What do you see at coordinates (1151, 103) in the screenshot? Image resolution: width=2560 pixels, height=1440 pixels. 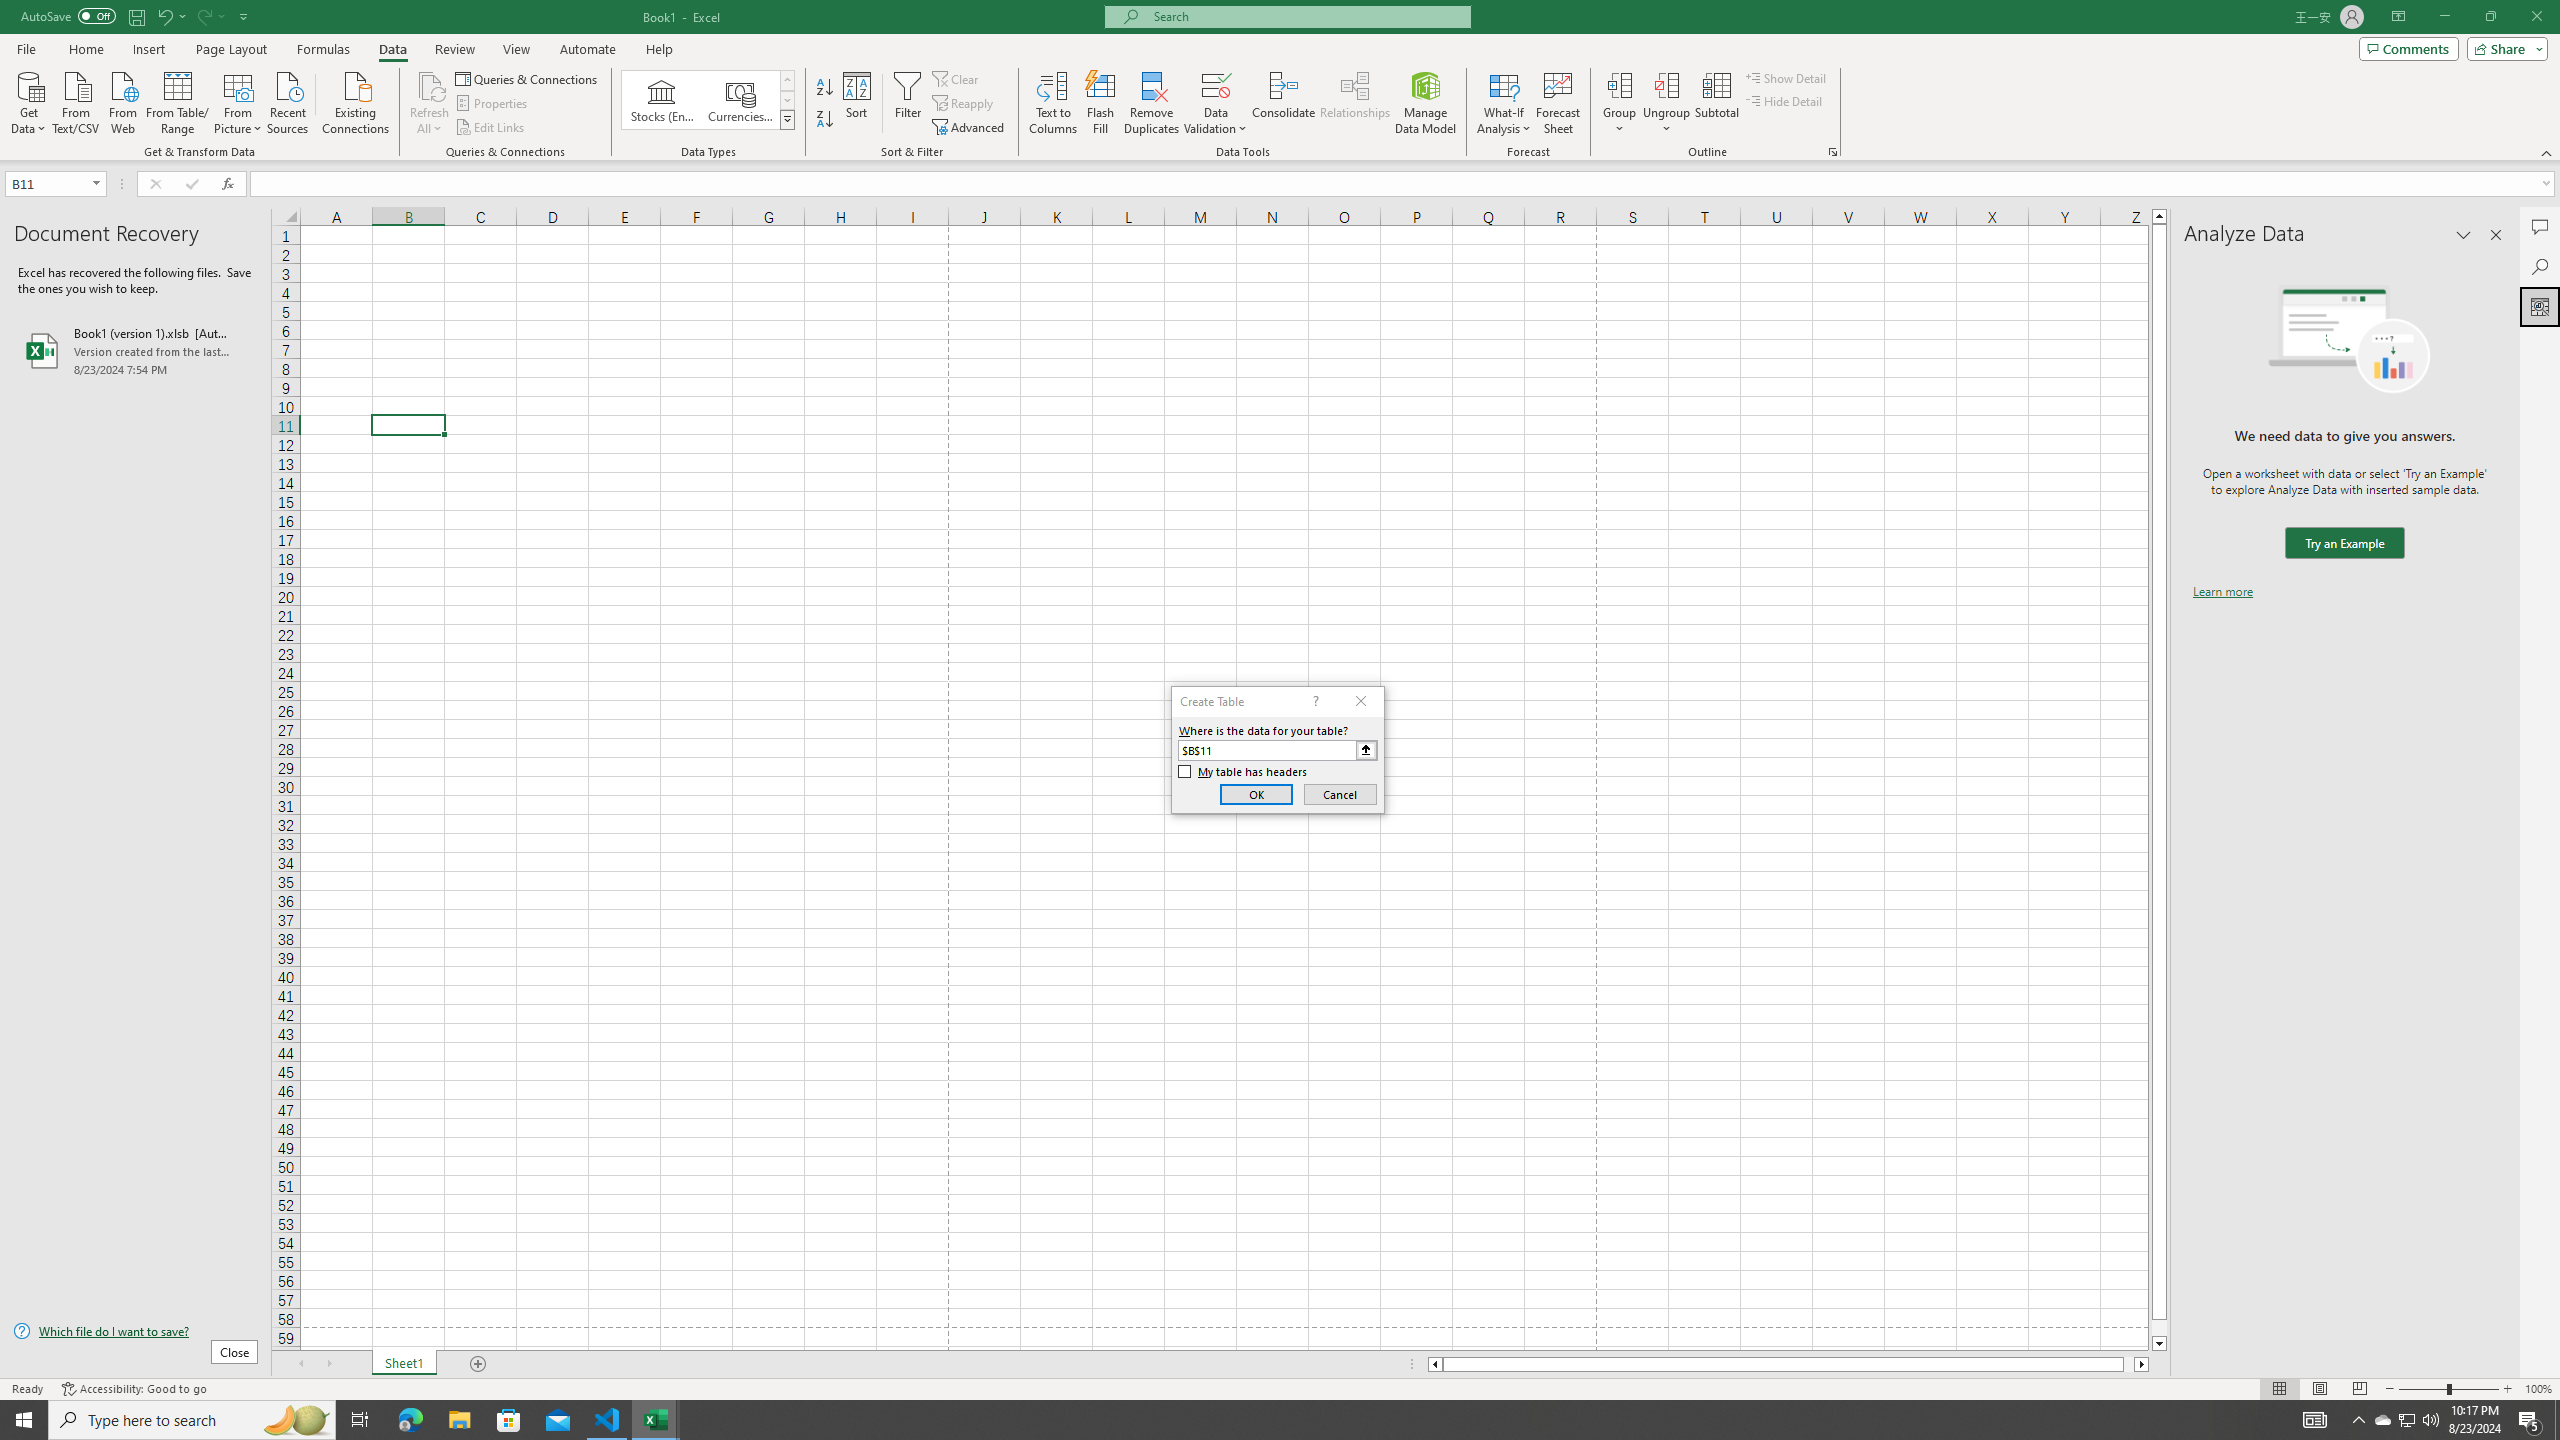 I see `'Remove Duplicates'` at bounding box center [1151, 103].